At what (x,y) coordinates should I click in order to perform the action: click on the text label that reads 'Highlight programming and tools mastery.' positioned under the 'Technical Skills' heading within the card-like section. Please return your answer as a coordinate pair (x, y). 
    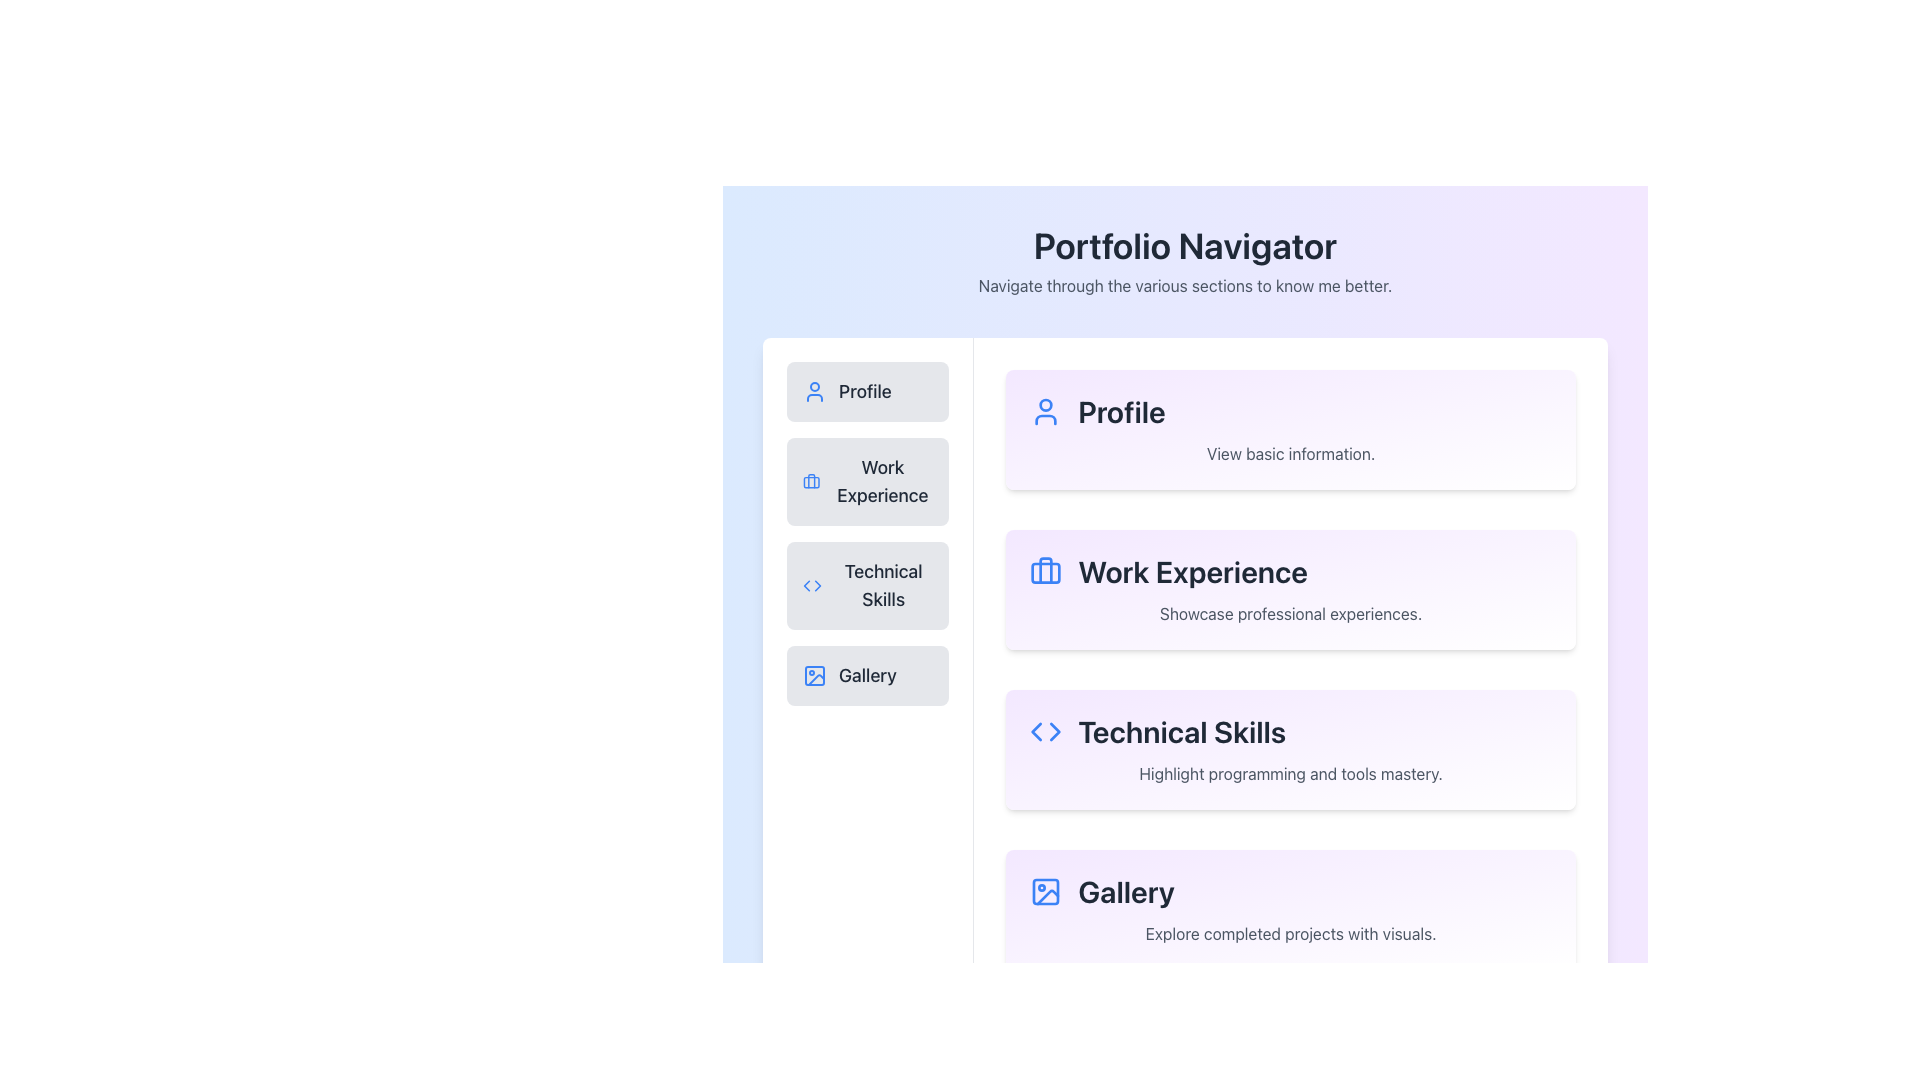
    Looking at the image, I should click on (1291, 773).